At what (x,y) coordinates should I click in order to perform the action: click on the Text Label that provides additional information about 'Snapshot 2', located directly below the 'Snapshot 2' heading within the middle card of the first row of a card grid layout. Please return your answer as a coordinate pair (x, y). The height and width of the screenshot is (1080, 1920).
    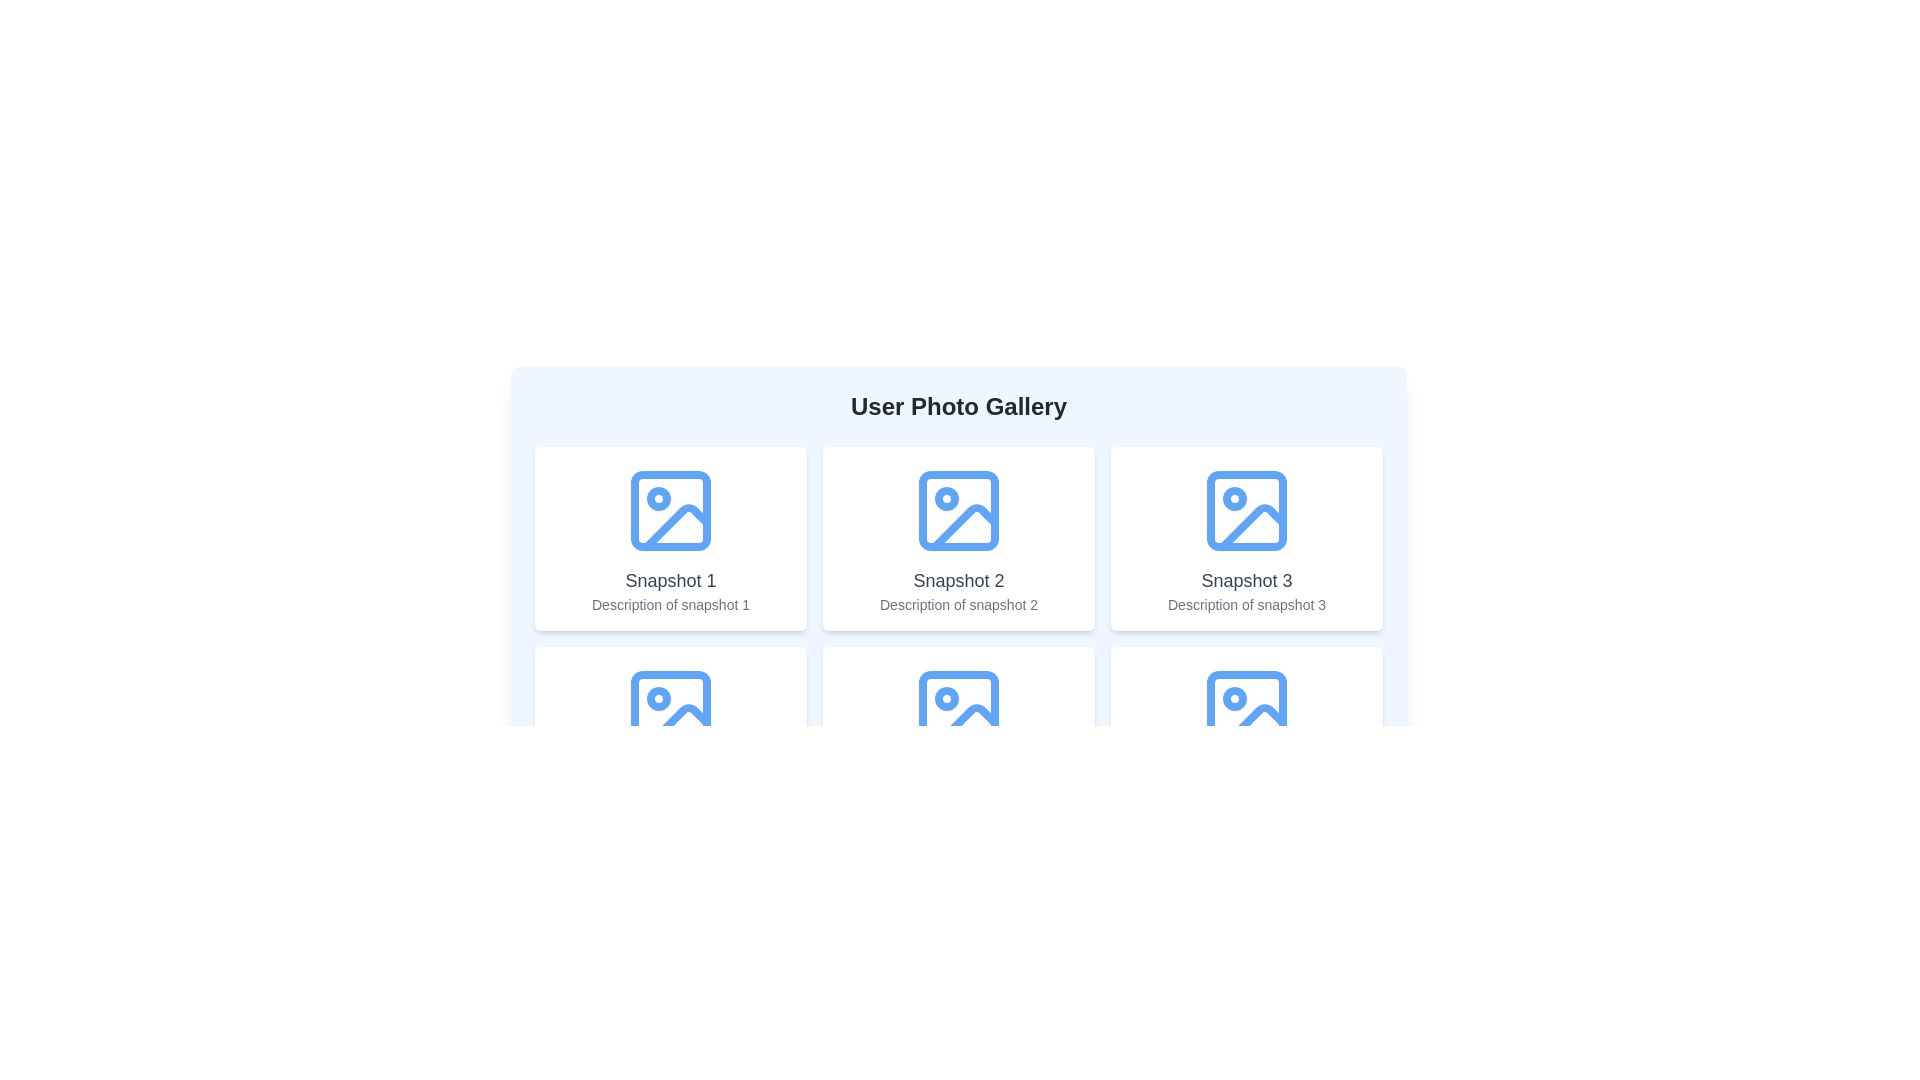
    Looking at the image, I should click on (958, 604).